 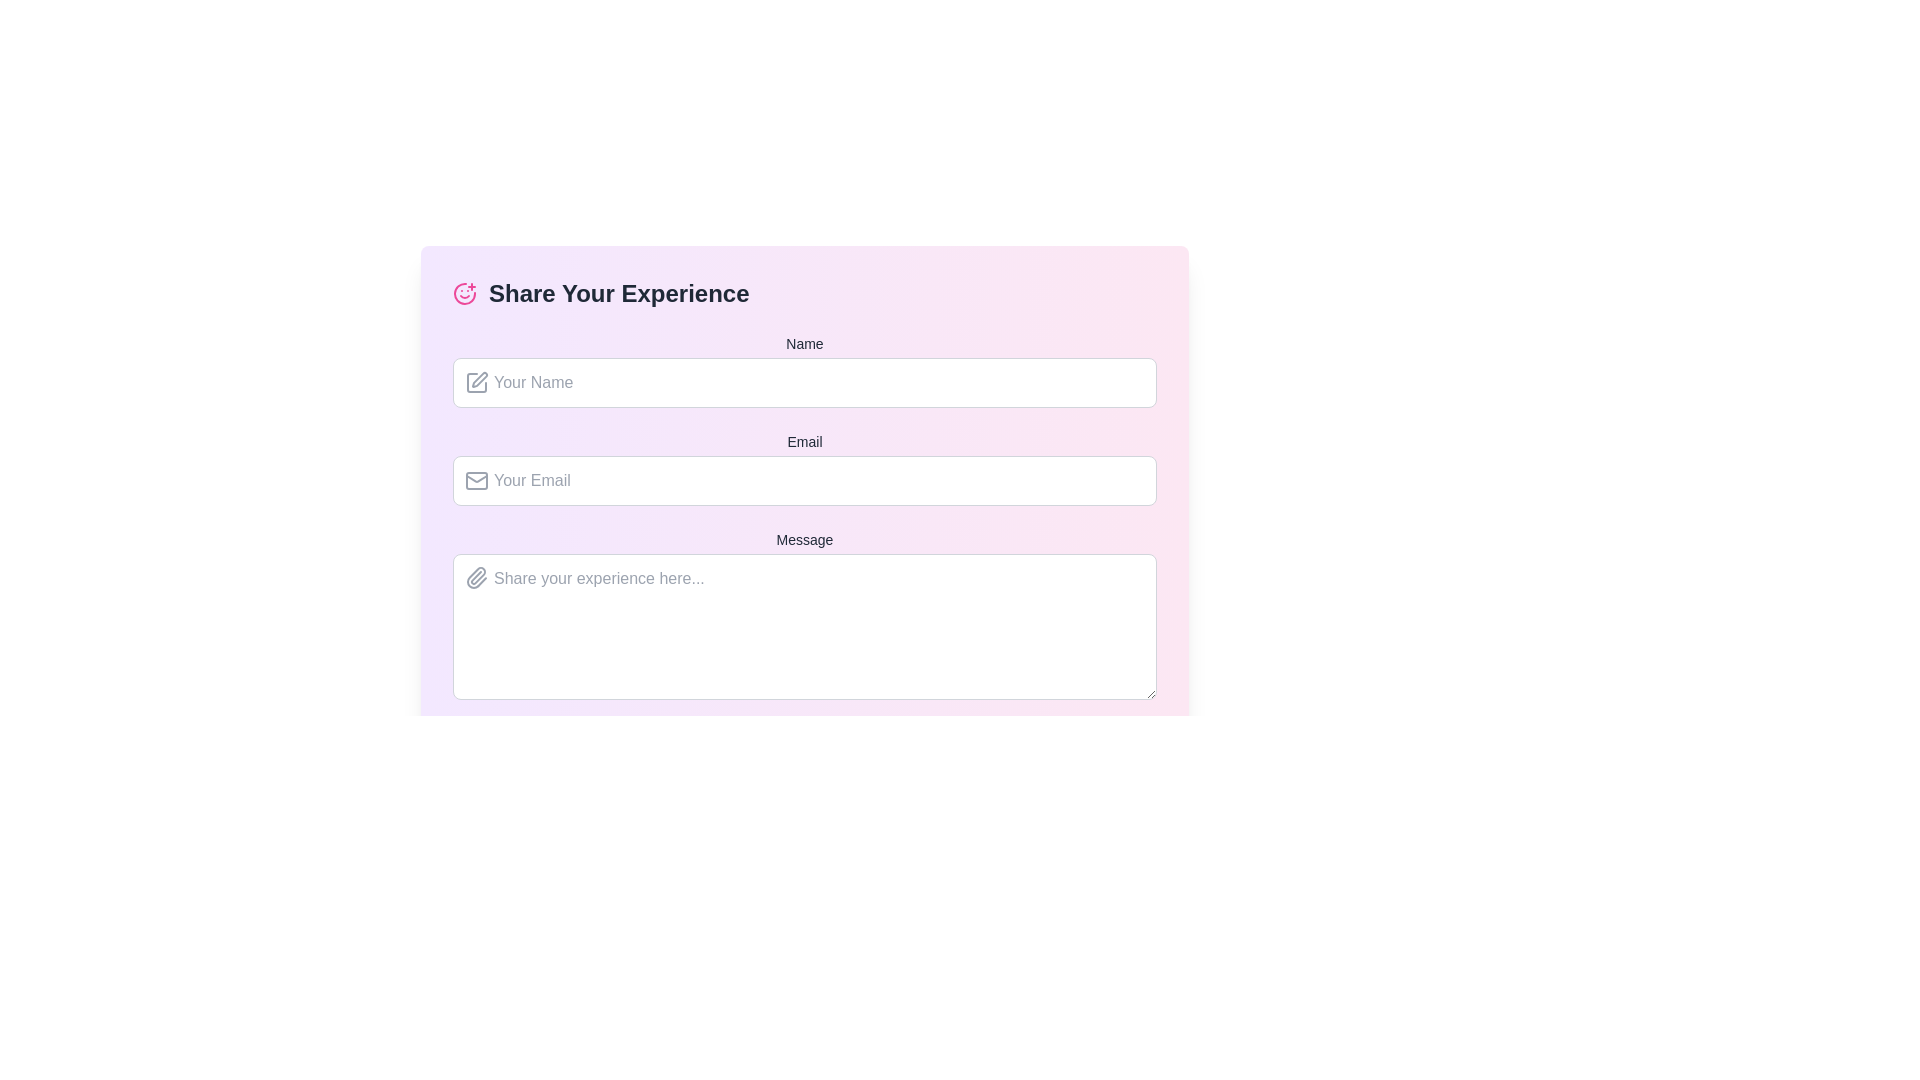 What do you see at coordinates (475, 578) in the screenshot?
I see `the paperclip icon located at the top-left corner of the 'Message' input box` at bounding box center [475, 578].